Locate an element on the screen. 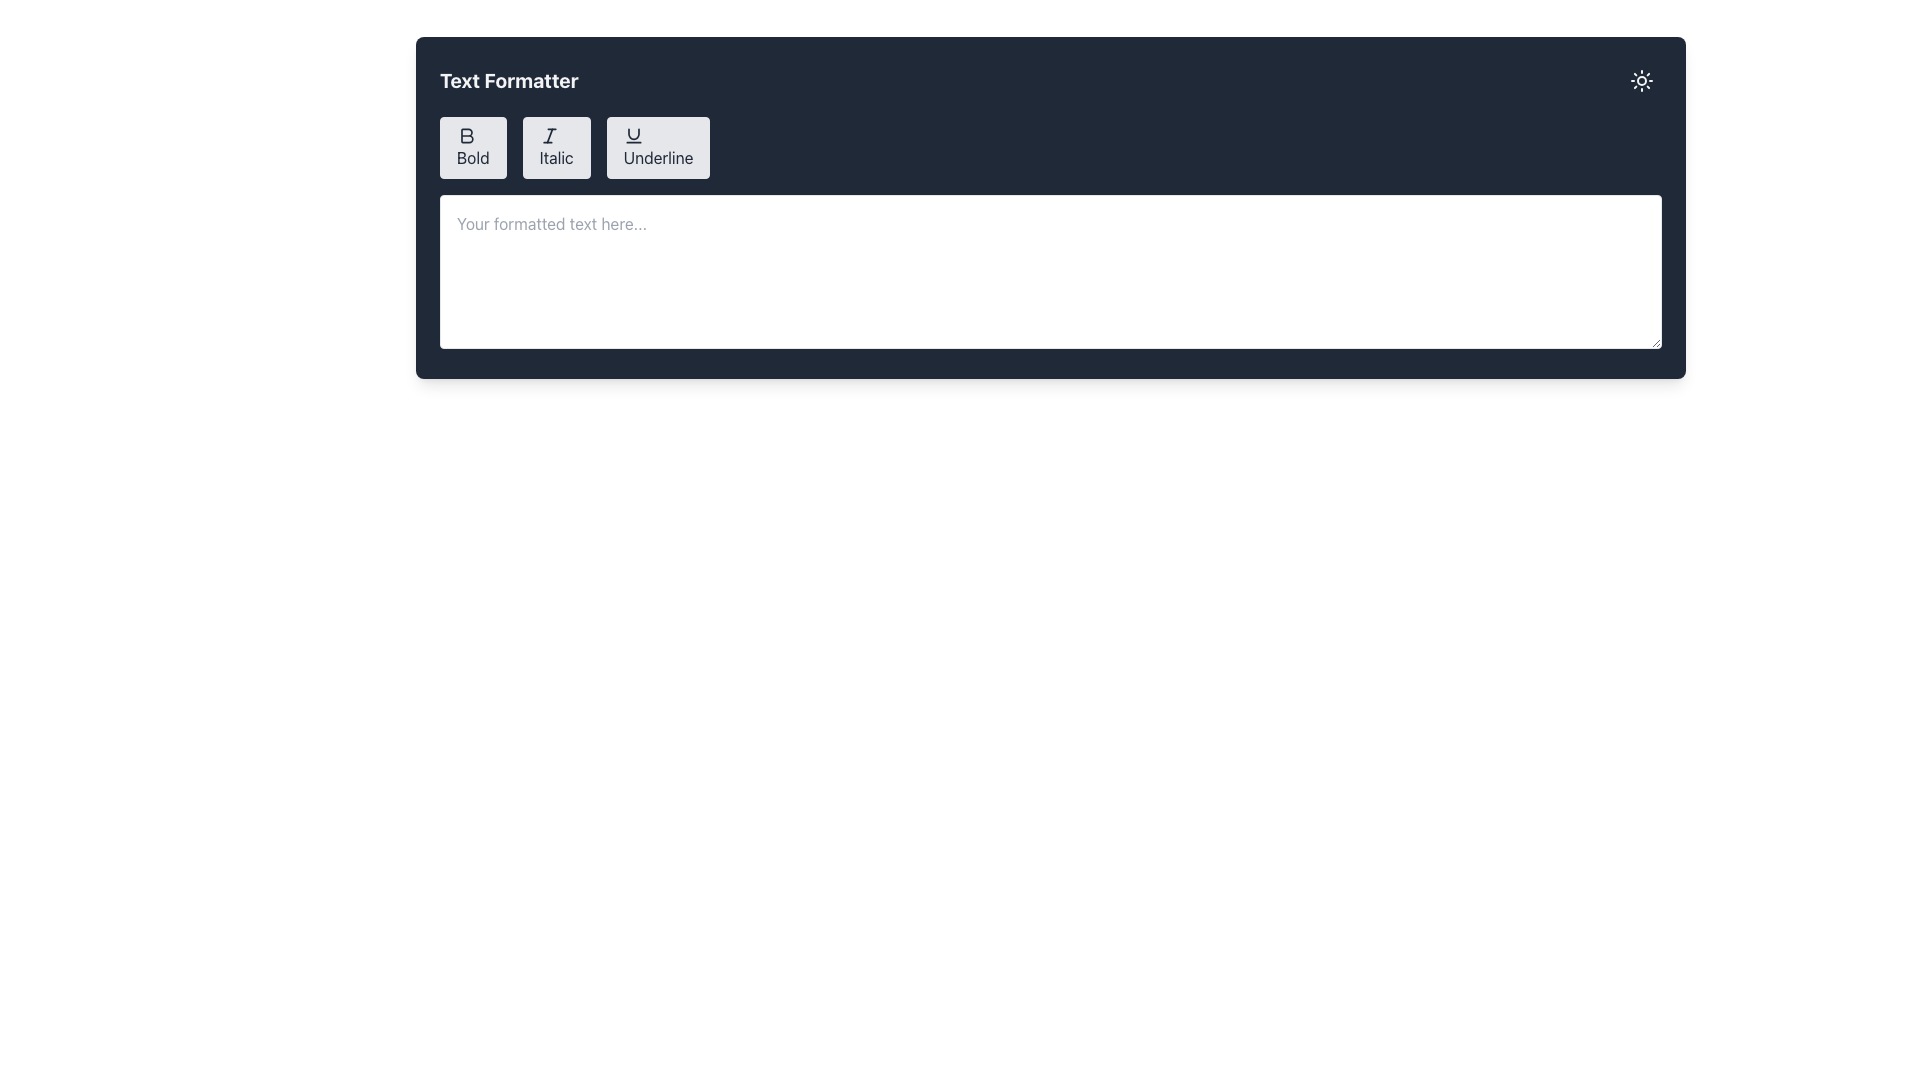 This screenshot has width=1920, height=1080. the curved line icon within the 'Underline' icon in the toolbar above the text formatting area is located at coordinates (632, 134).